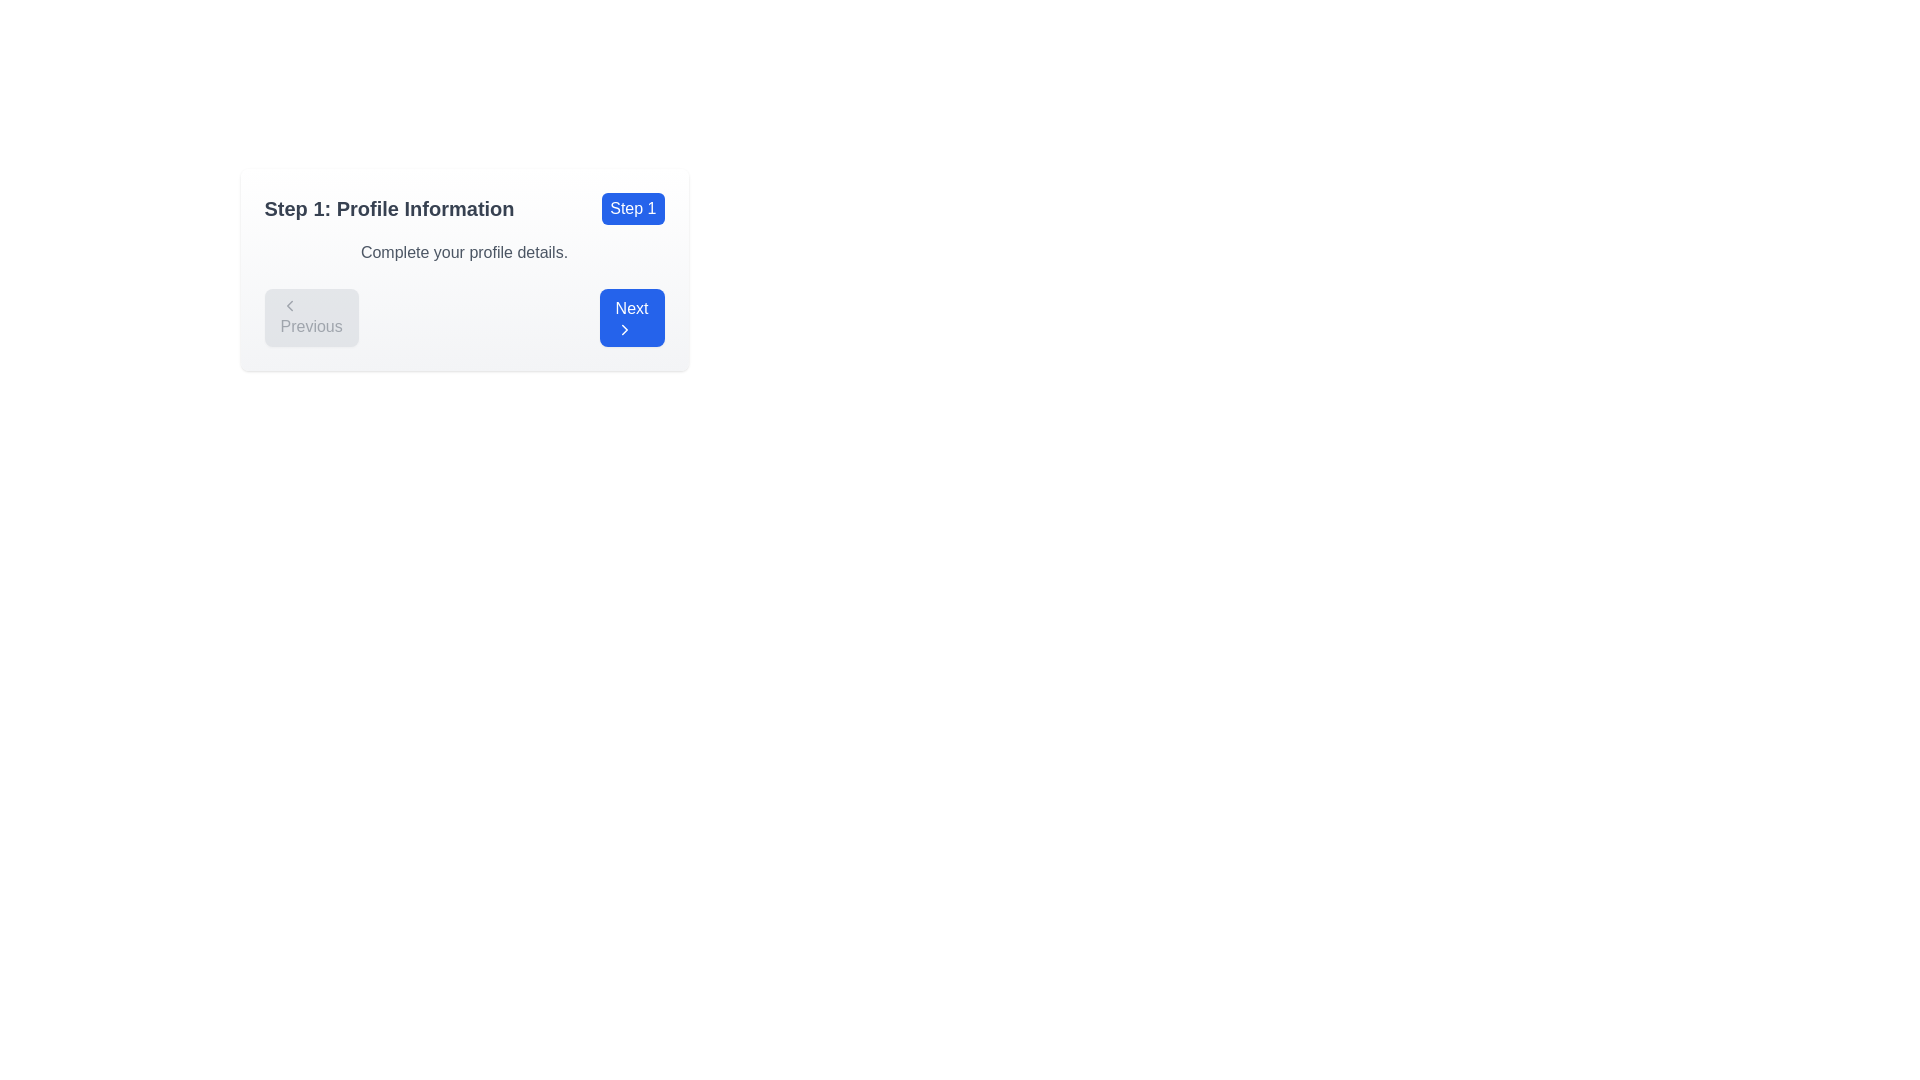 The image size is (1920, 1080). What do you see at coordinates (463, 252) in the screenshot?
I see `the text label displaying 'Complete your profile details.' which is located below the title 'Step 1: Profile Information' and above the navigation buttons 'Previous' and 'Next'` at bounding box center [463, 252].